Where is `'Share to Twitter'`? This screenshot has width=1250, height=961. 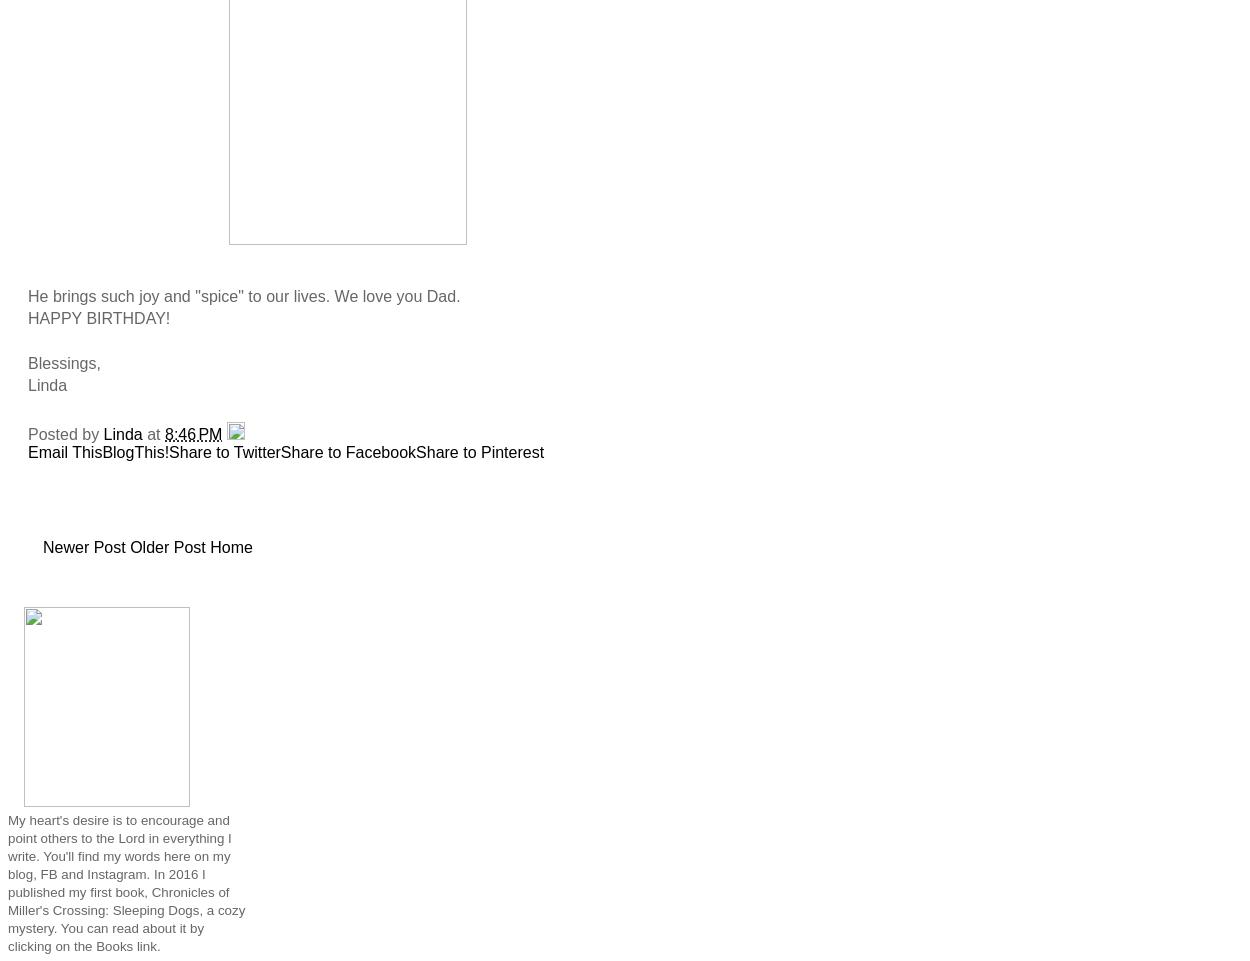
'Share to Twitter' is located at coordinates (168, 450).